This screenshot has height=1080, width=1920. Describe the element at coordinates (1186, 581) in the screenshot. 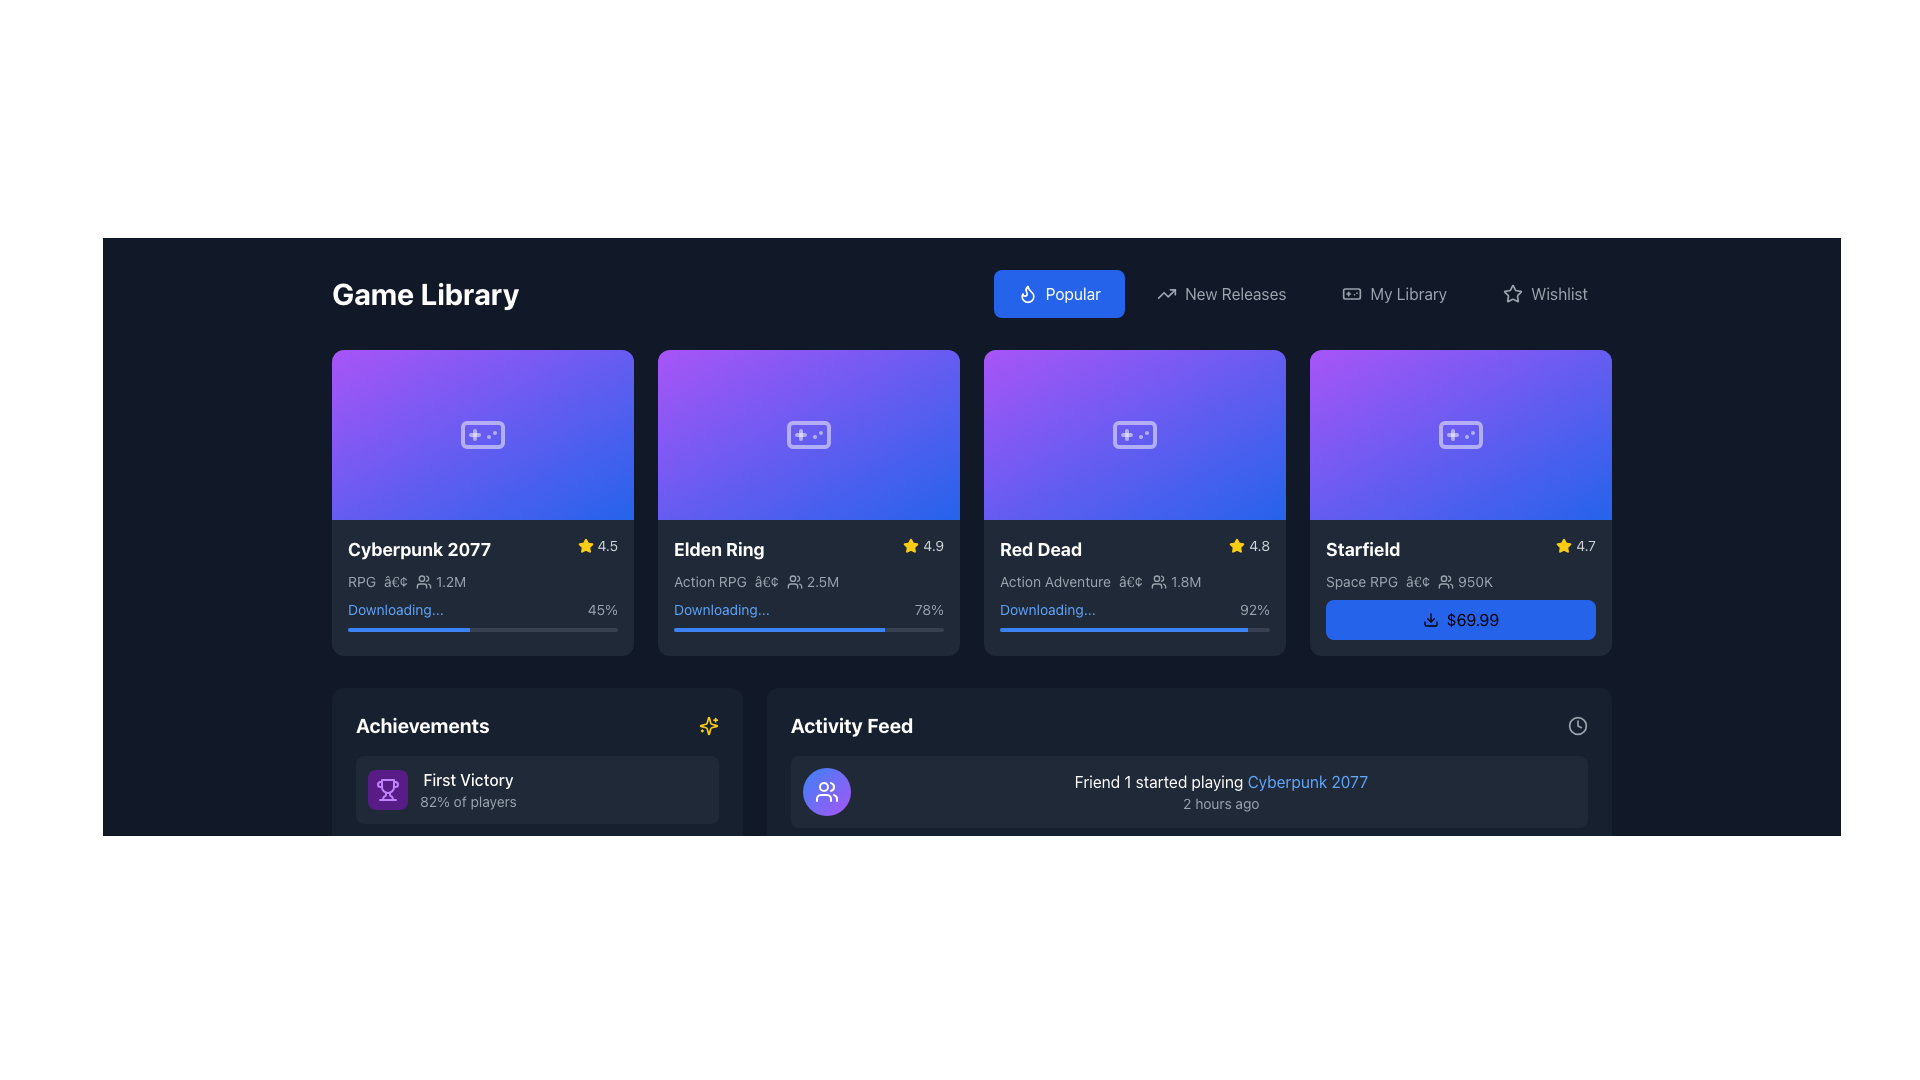

I see `the text label displaying the user count '1.8M' associated with the game 'Red Dead', located in the third position of the game cards row` at that location.